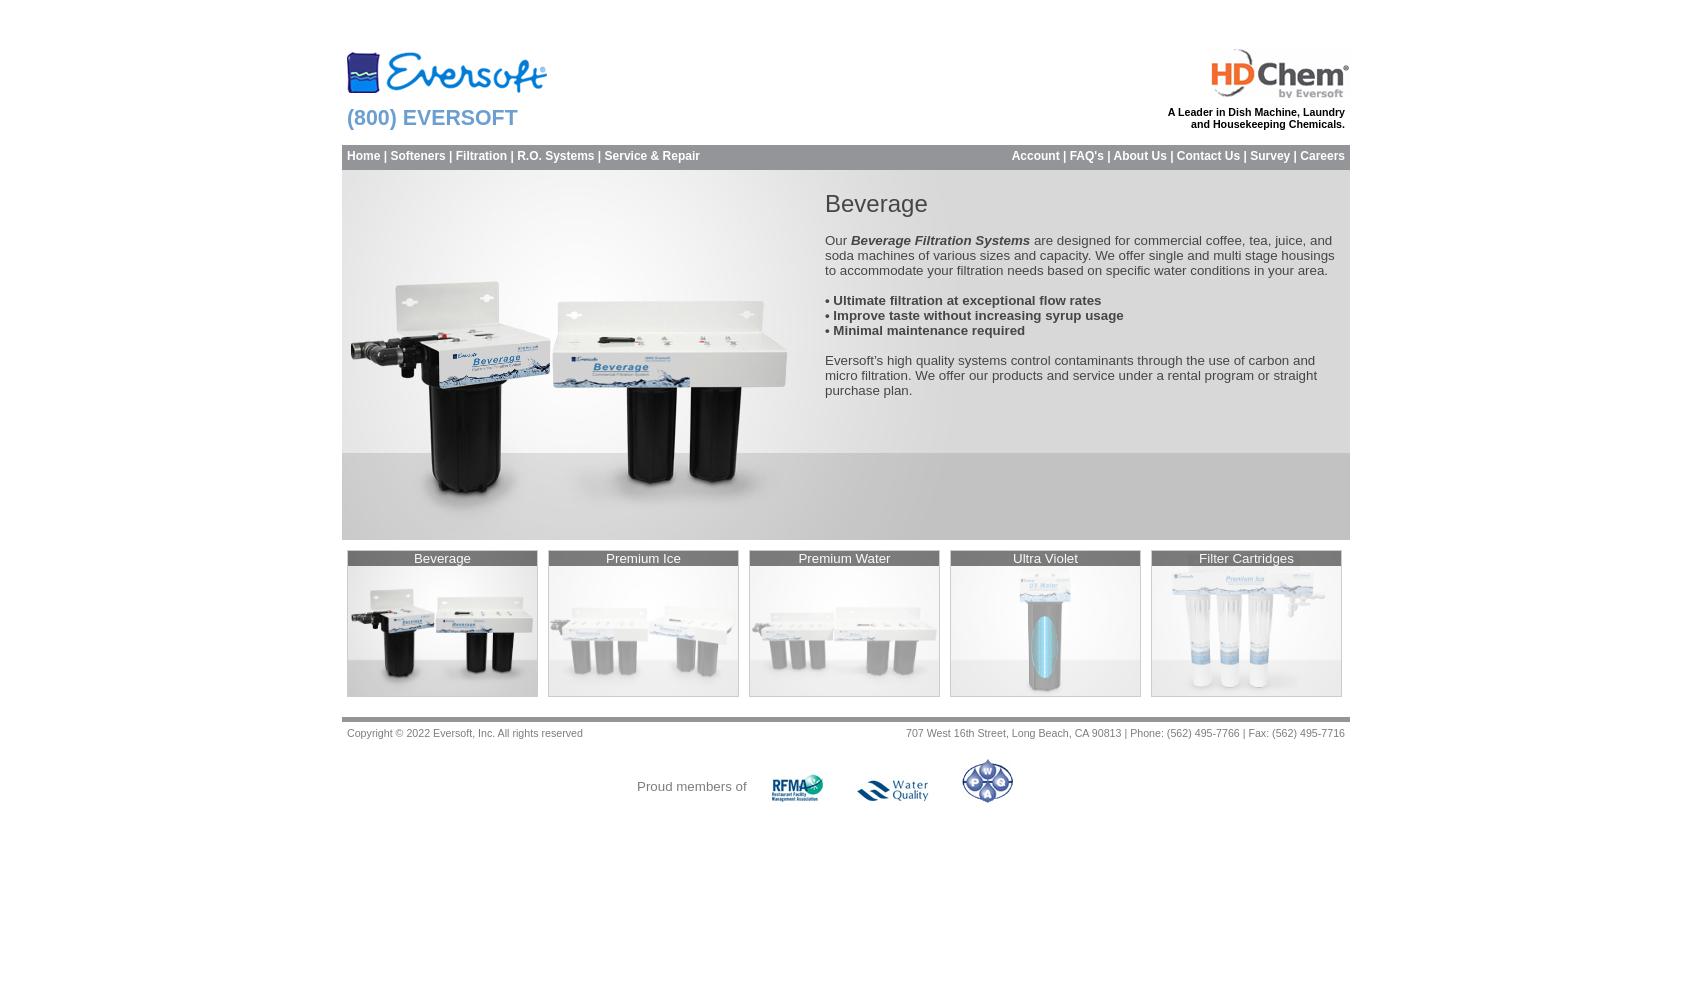  I want to click on 'Contact Us', so click(1174, 156).